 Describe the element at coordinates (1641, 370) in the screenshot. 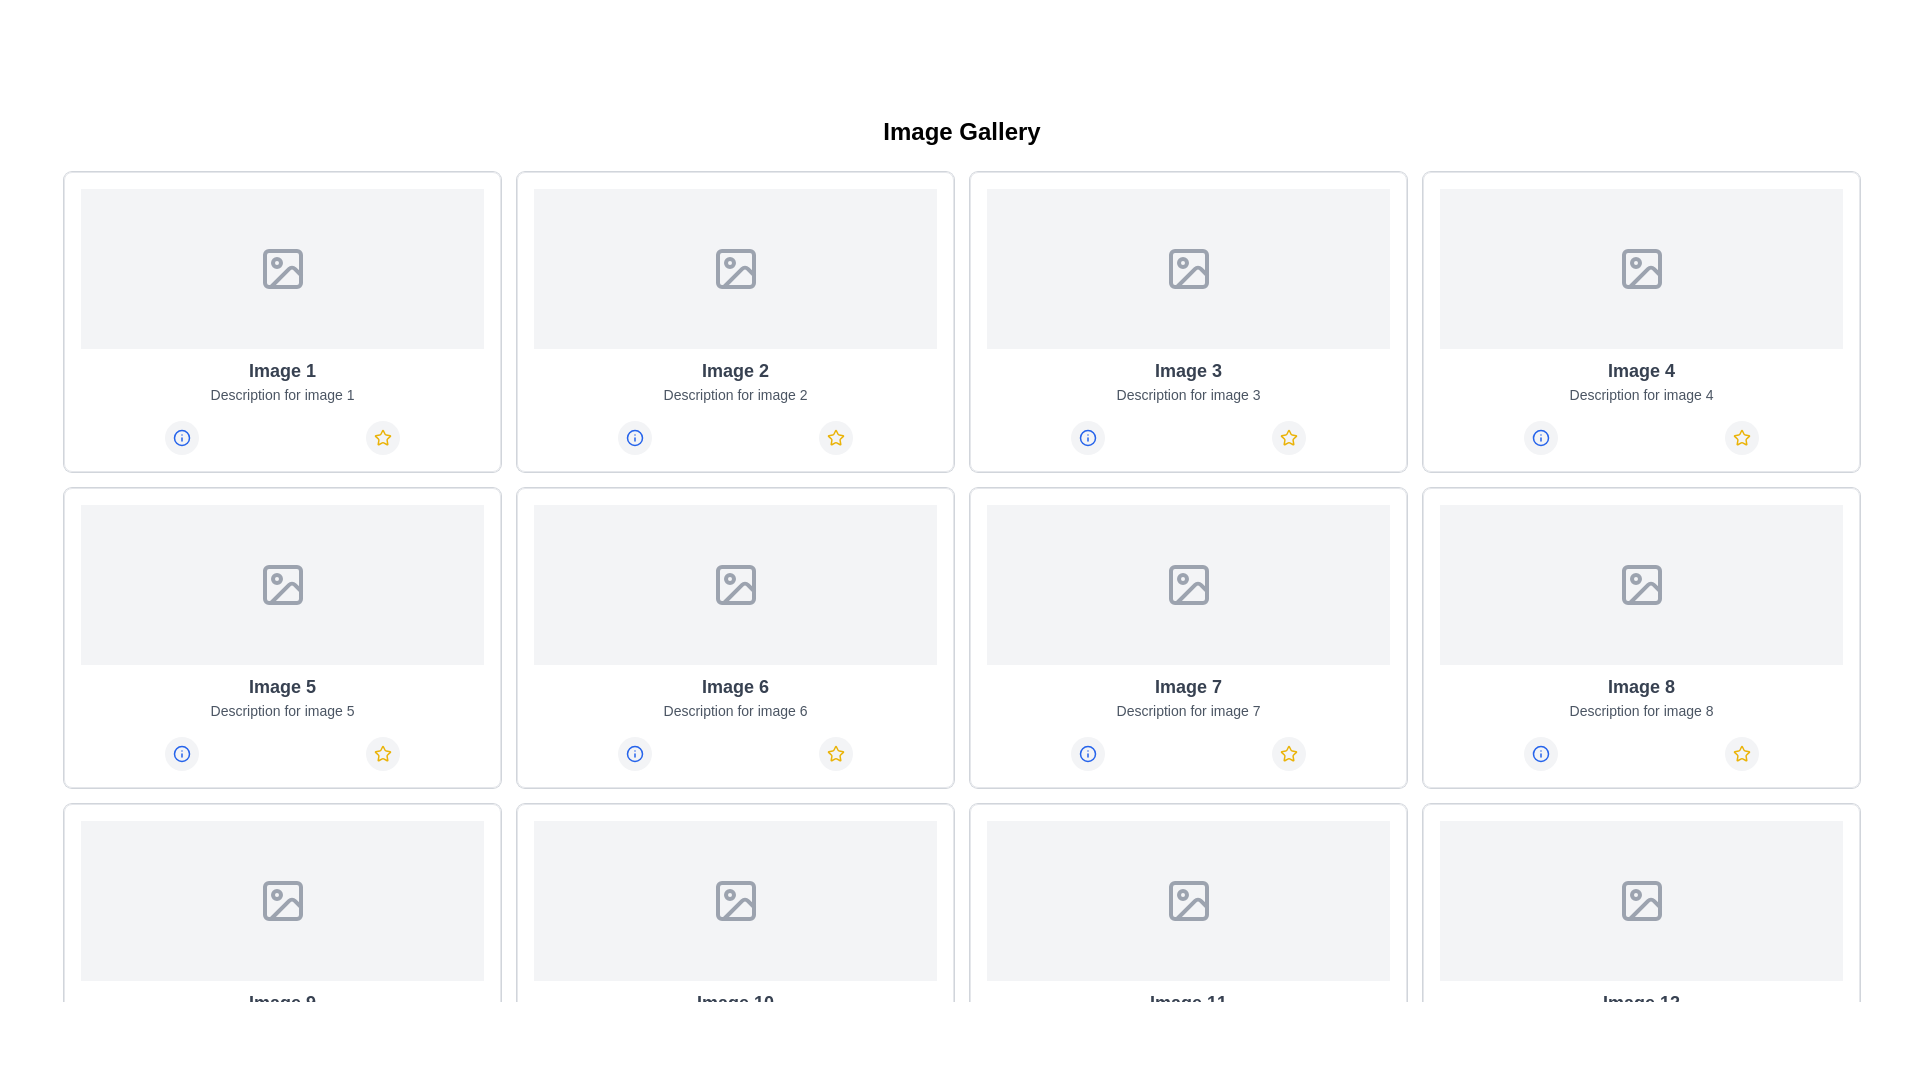

I see `text from the label that says 'Image 4', which is located in the fourth card from the left in the top row of a horizontally aligned grid structure, below the image placeholder` at that location.